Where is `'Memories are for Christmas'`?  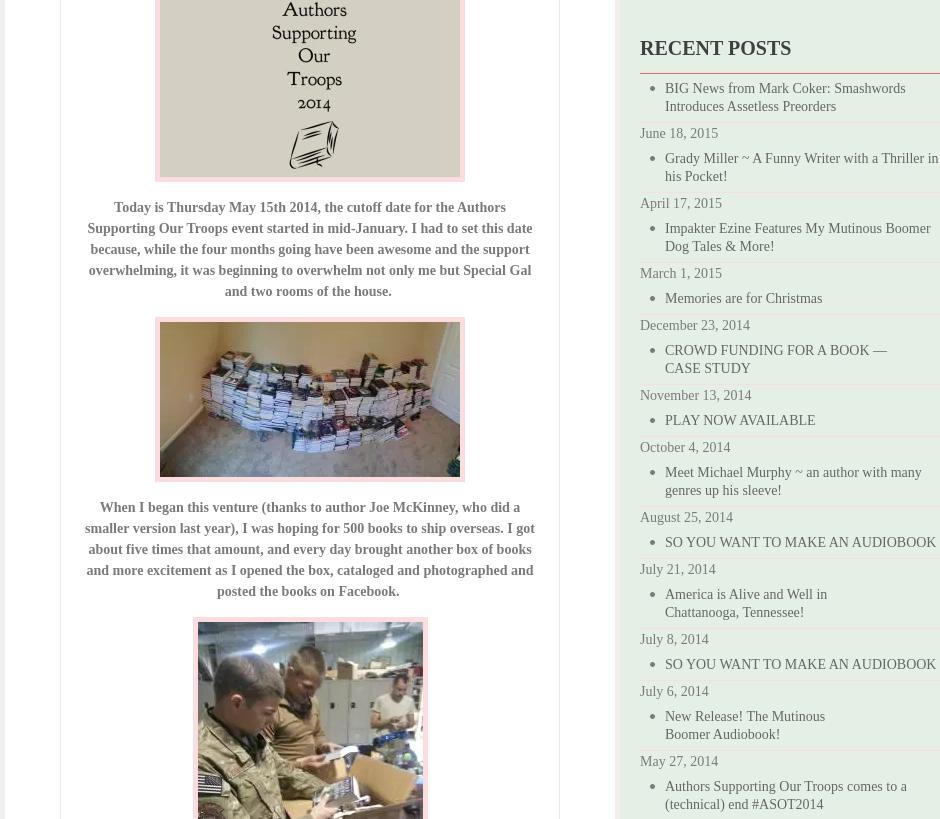 'Memories are for Christmas' is located at coordinates (743, 298).